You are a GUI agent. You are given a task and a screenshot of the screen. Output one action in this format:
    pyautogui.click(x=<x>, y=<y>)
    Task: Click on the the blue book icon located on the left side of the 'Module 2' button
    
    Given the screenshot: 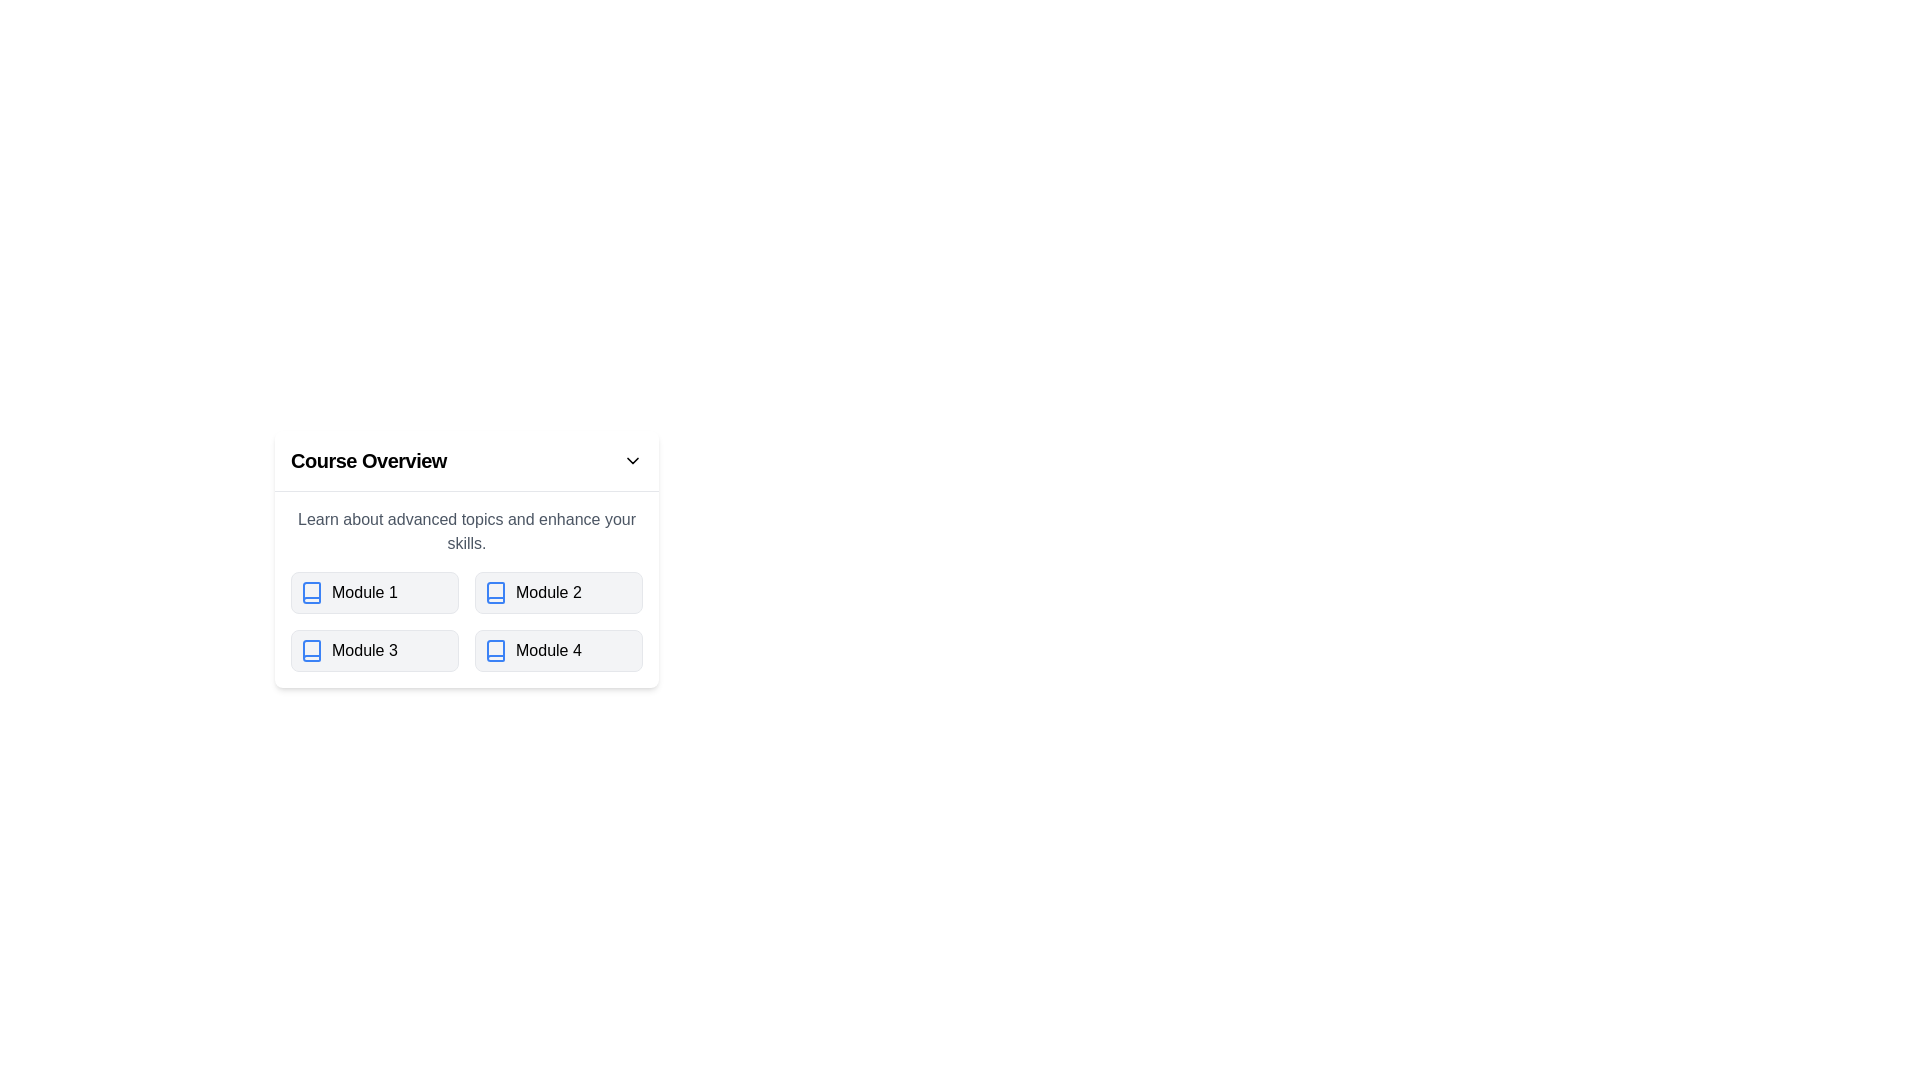 What is the action you would take?
    pyautogui.click(x=495, y=592)
    